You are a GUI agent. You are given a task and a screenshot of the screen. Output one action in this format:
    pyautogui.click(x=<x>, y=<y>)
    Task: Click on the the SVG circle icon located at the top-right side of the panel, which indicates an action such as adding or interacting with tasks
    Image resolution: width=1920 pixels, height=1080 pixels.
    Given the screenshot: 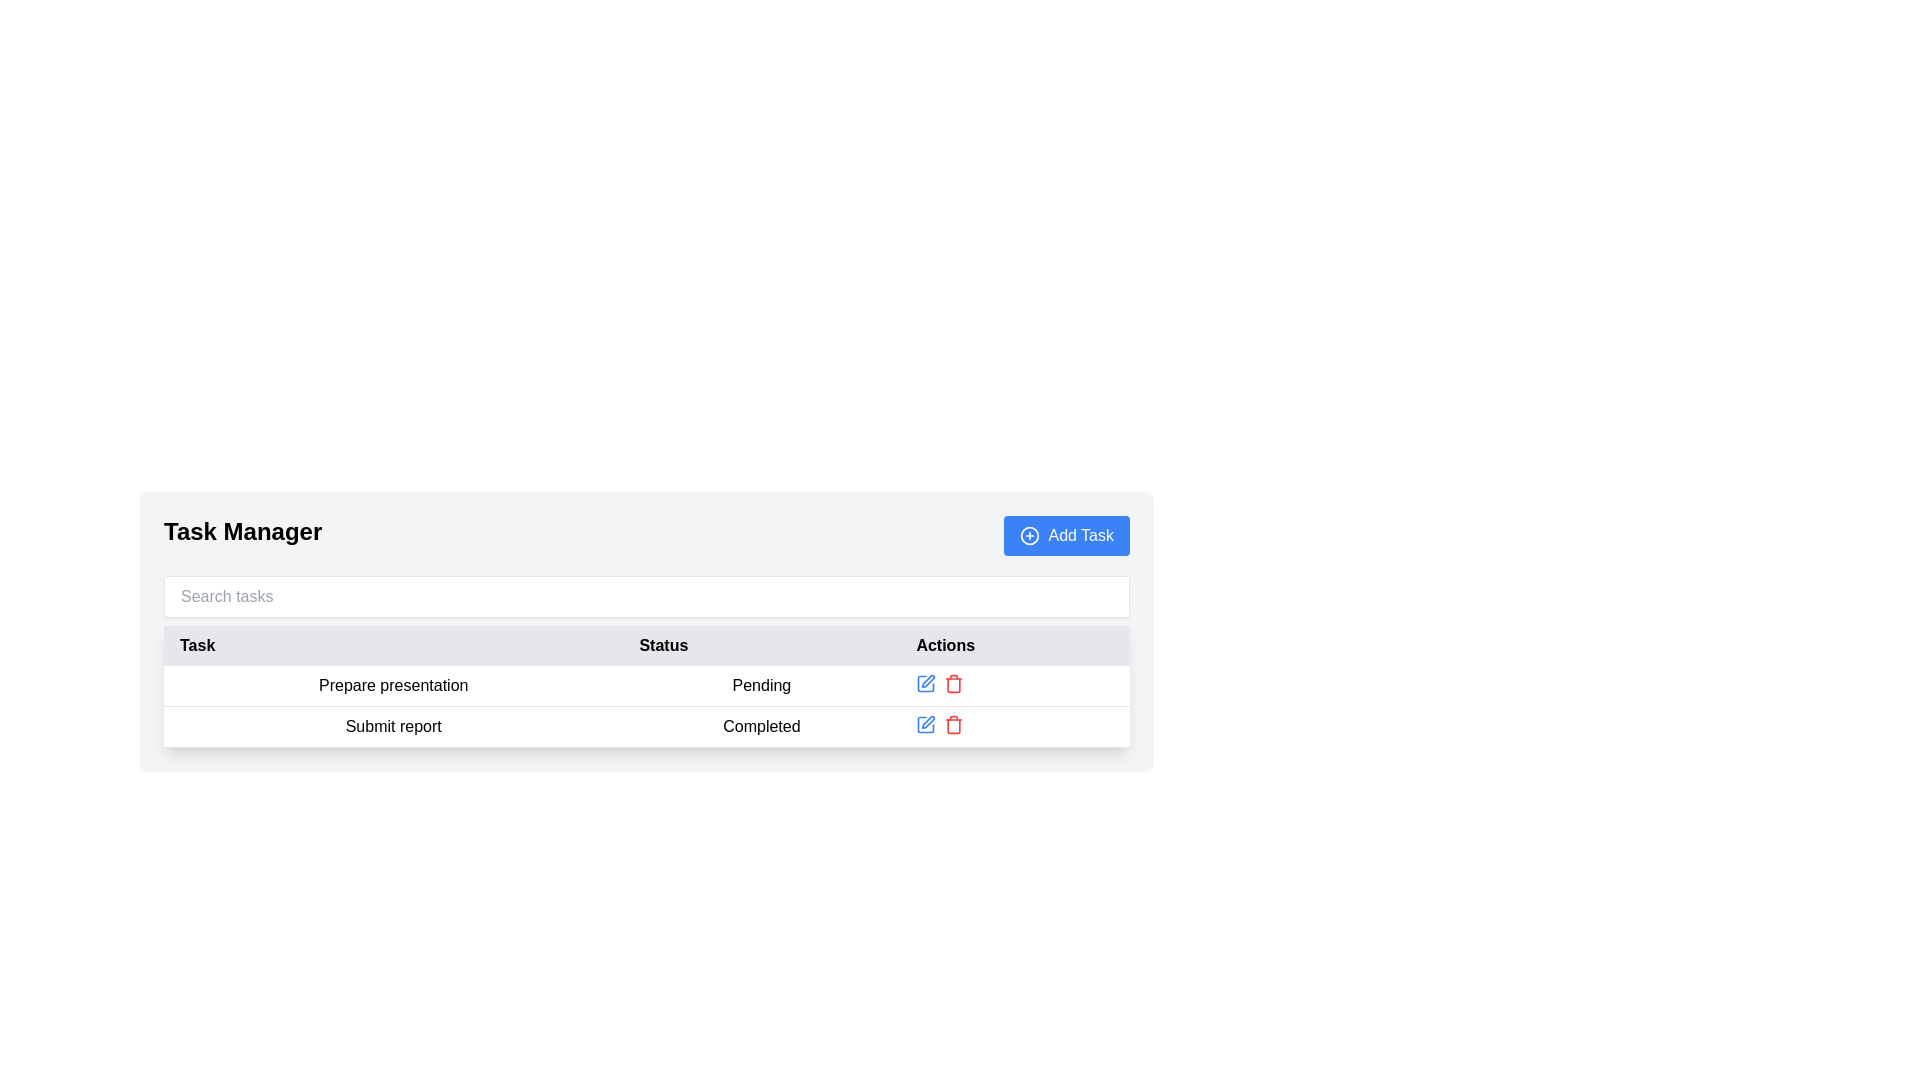 What is the action you would take?
    pyautogui.click(x=1030, y=535)
    